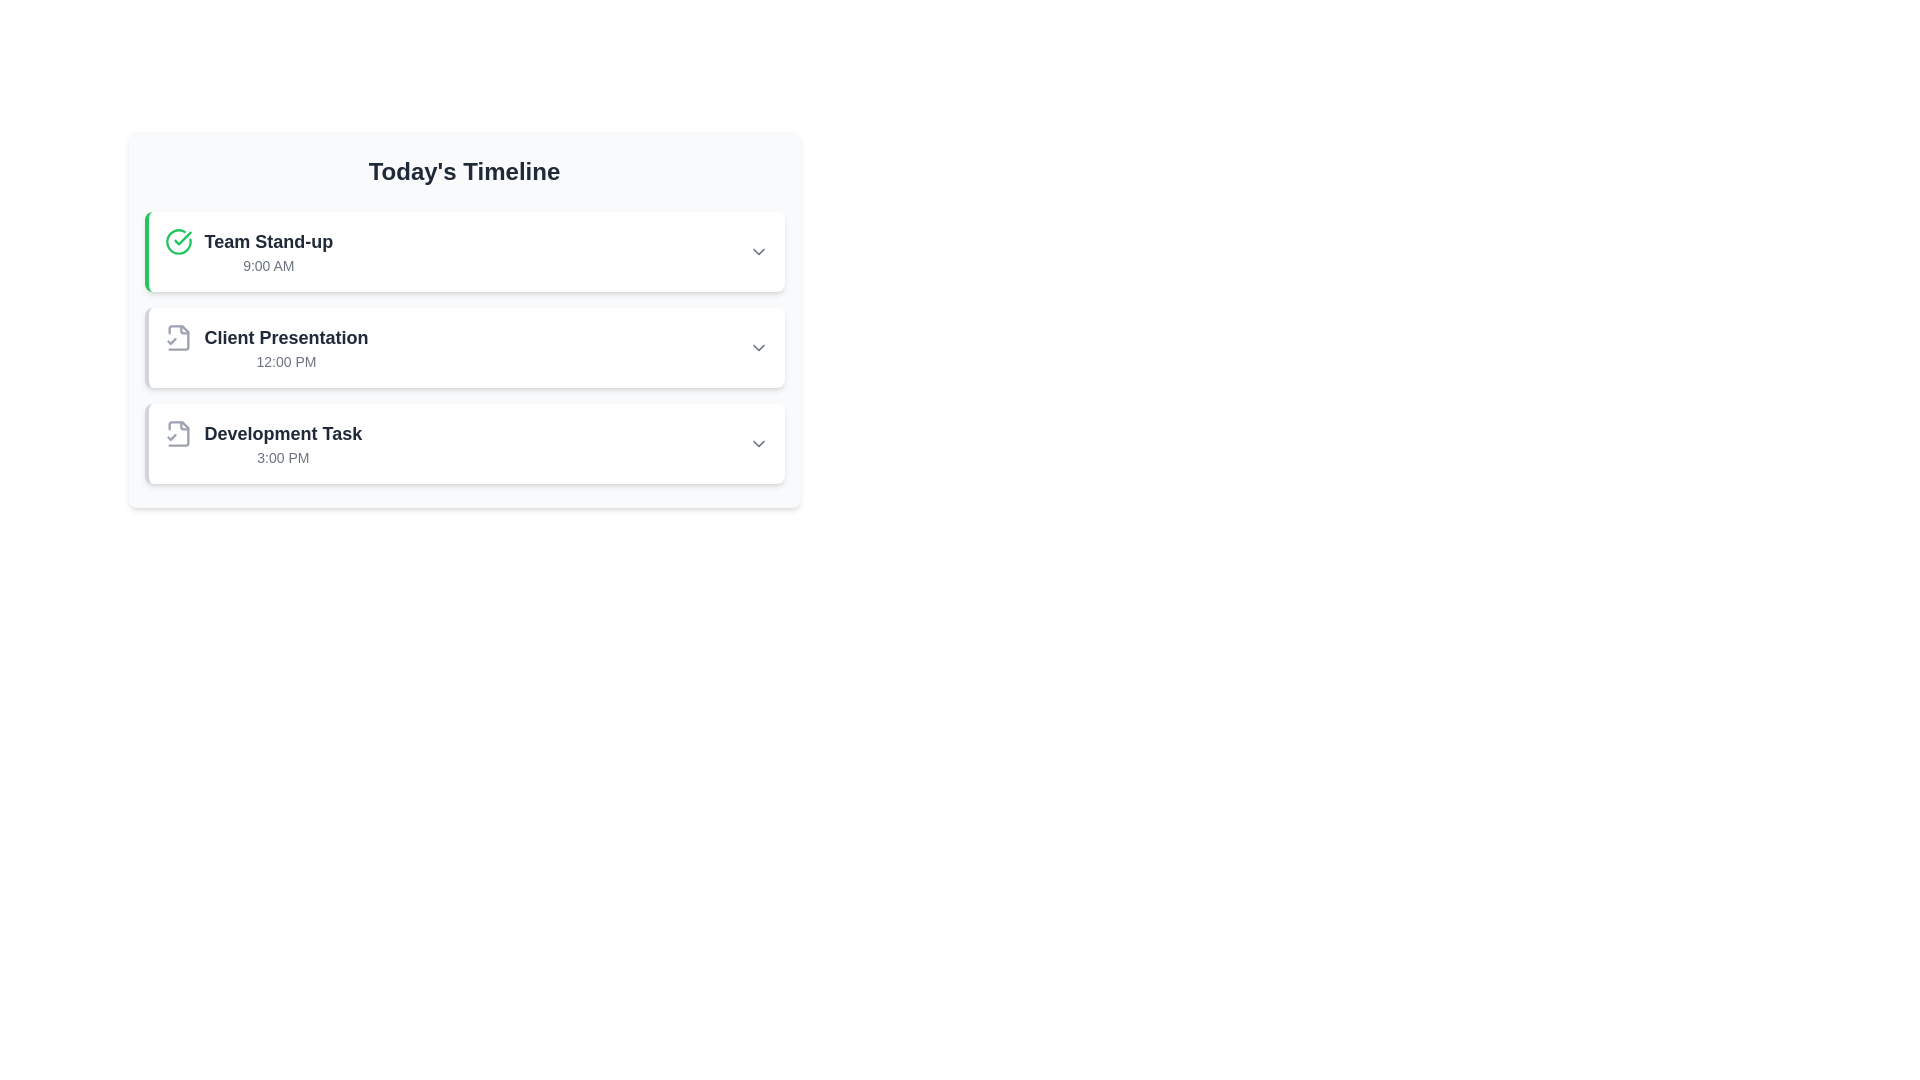 This screenshot has width=1920, height=1080. What do you see at coordinates (463, 346) in the screenshot?
I see `the 'Client Presentation' card, which is a rectangular card with a white background and gray left border, positioned in the middle of three vertically stacked event cards` at bounding box center [463, 346].